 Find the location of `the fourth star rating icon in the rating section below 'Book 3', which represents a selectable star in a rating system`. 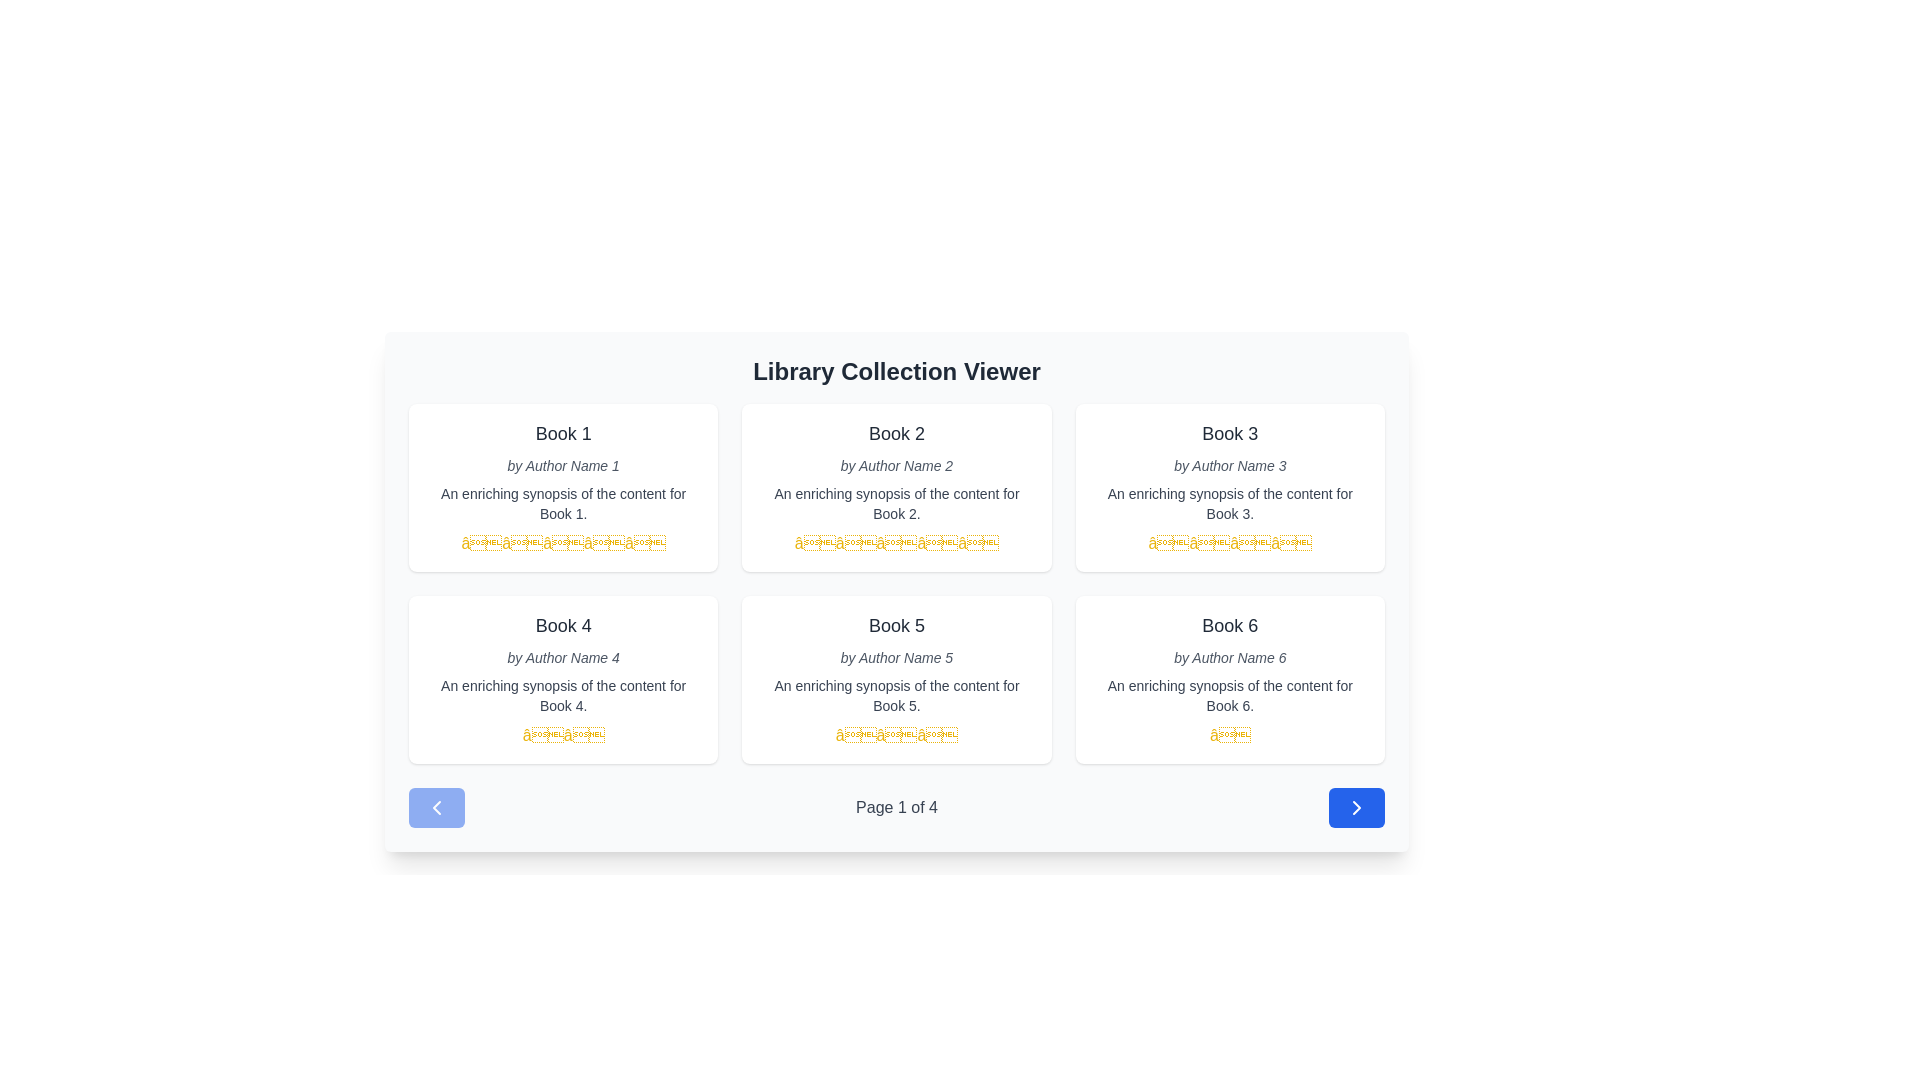

the fourth star rating icon in the rating section below 'Book 3', which represents a selectable star in a rating system is located at coordinates (1291, 543).